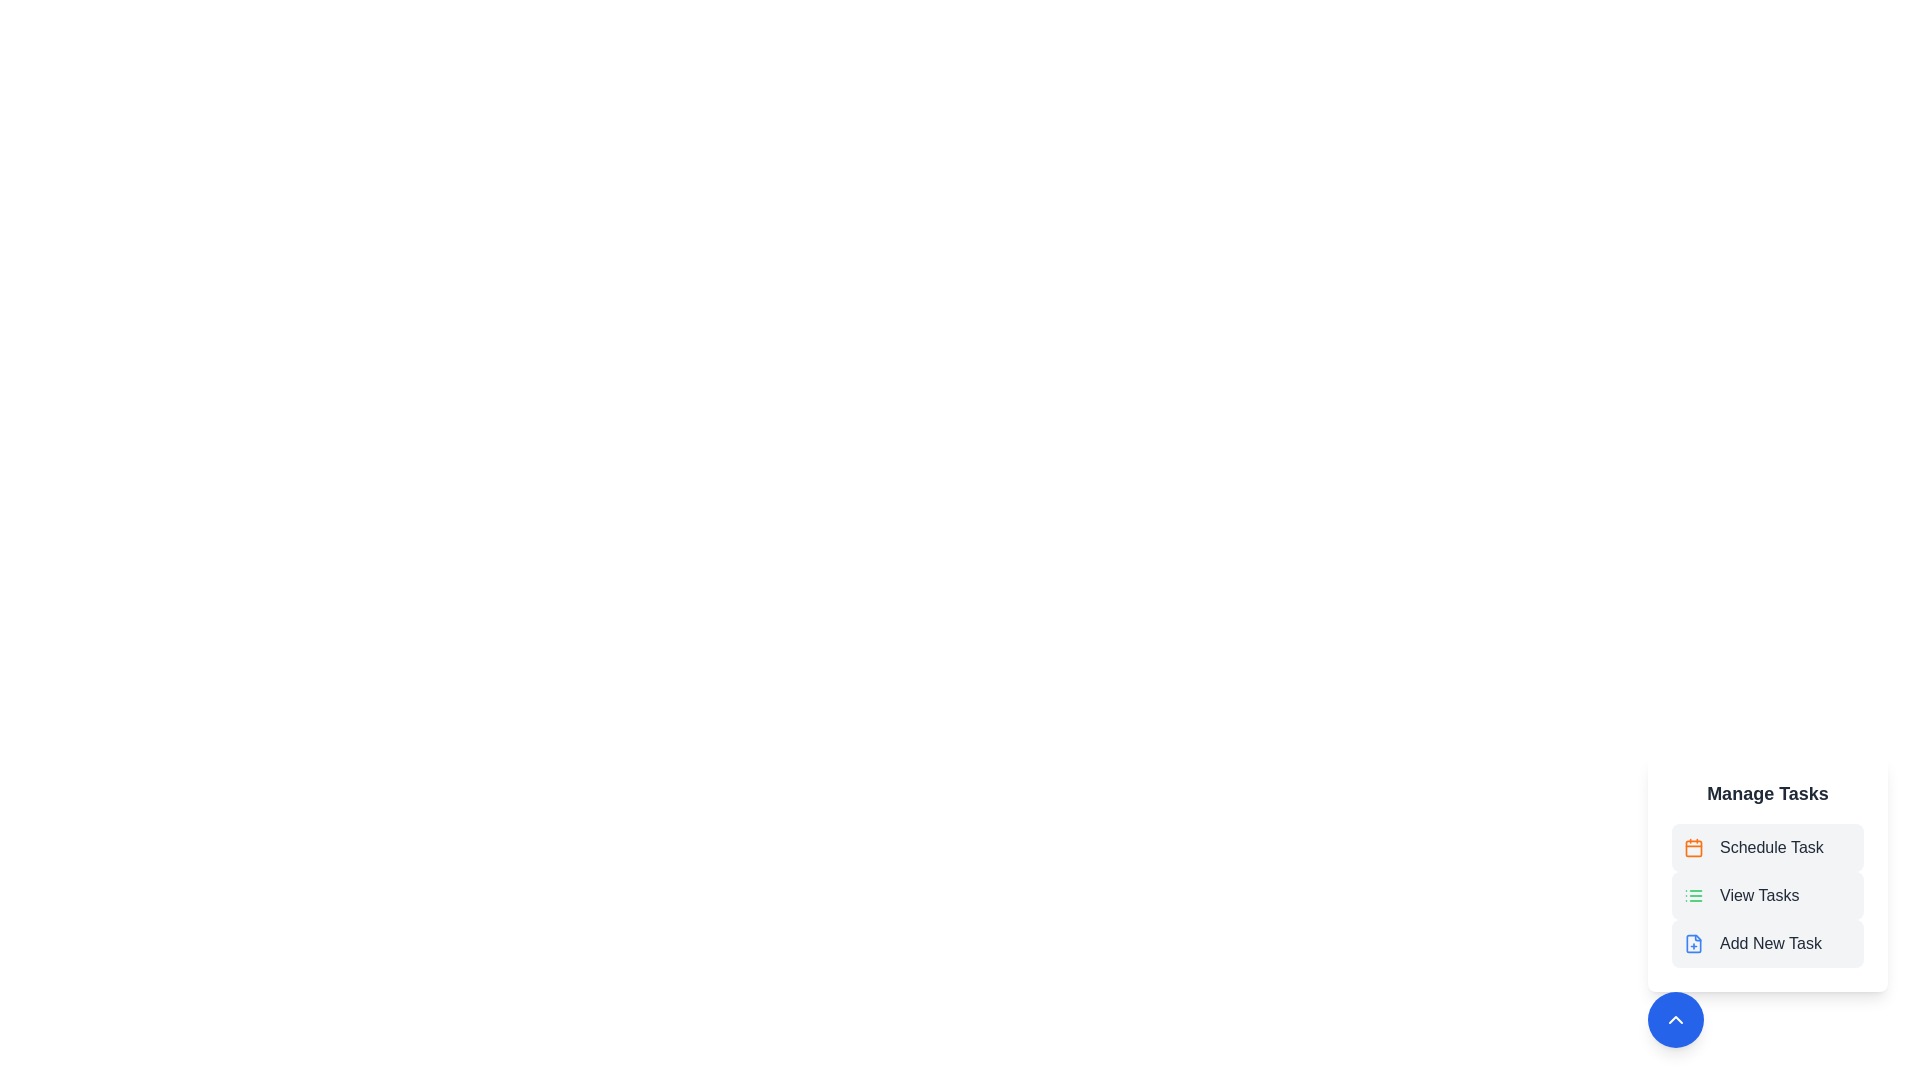 This screenshot has width=1920, height=1080. What do you see at coordinates (1767, 894) in the screenshot?
I see `the 'View Tasks' button` at bounding box center [1767, 894].